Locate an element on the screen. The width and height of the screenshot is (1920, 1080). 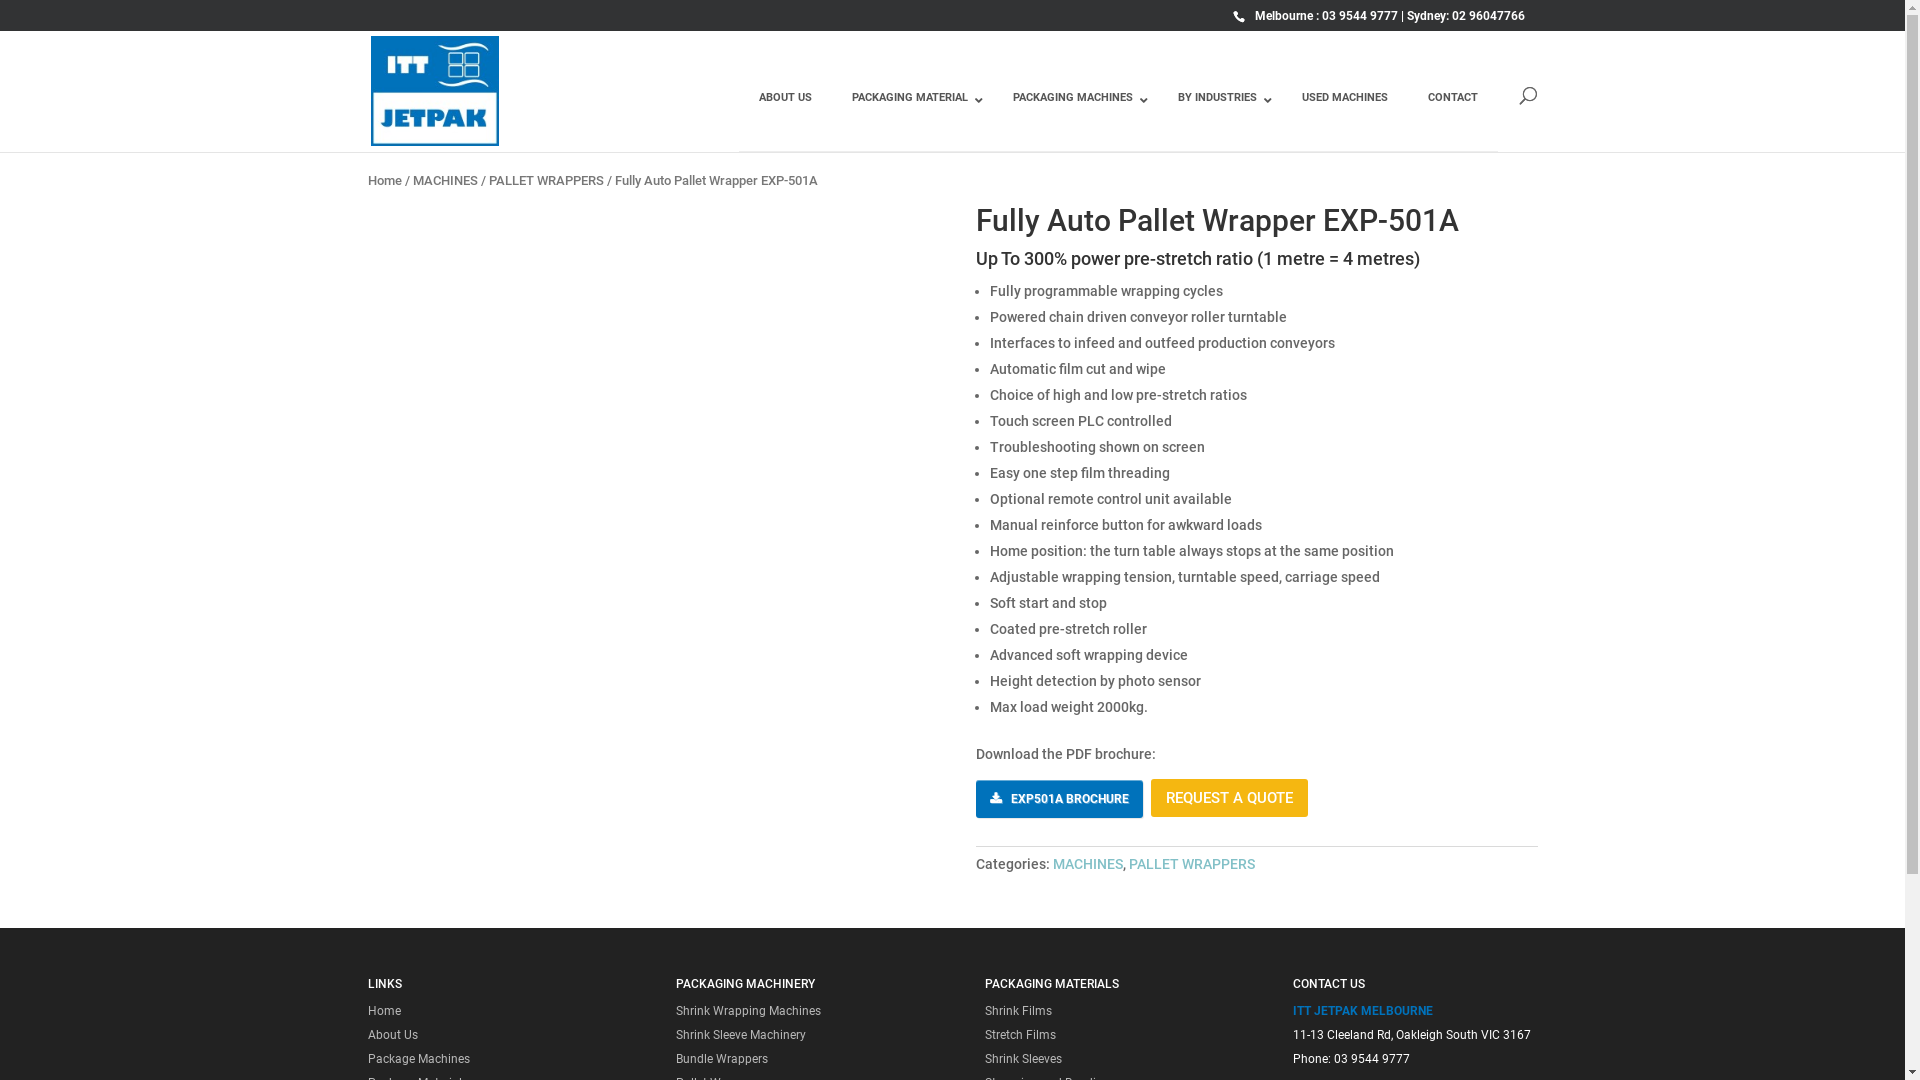
'USED MACHINES' is located at coordinates (1281, 112).